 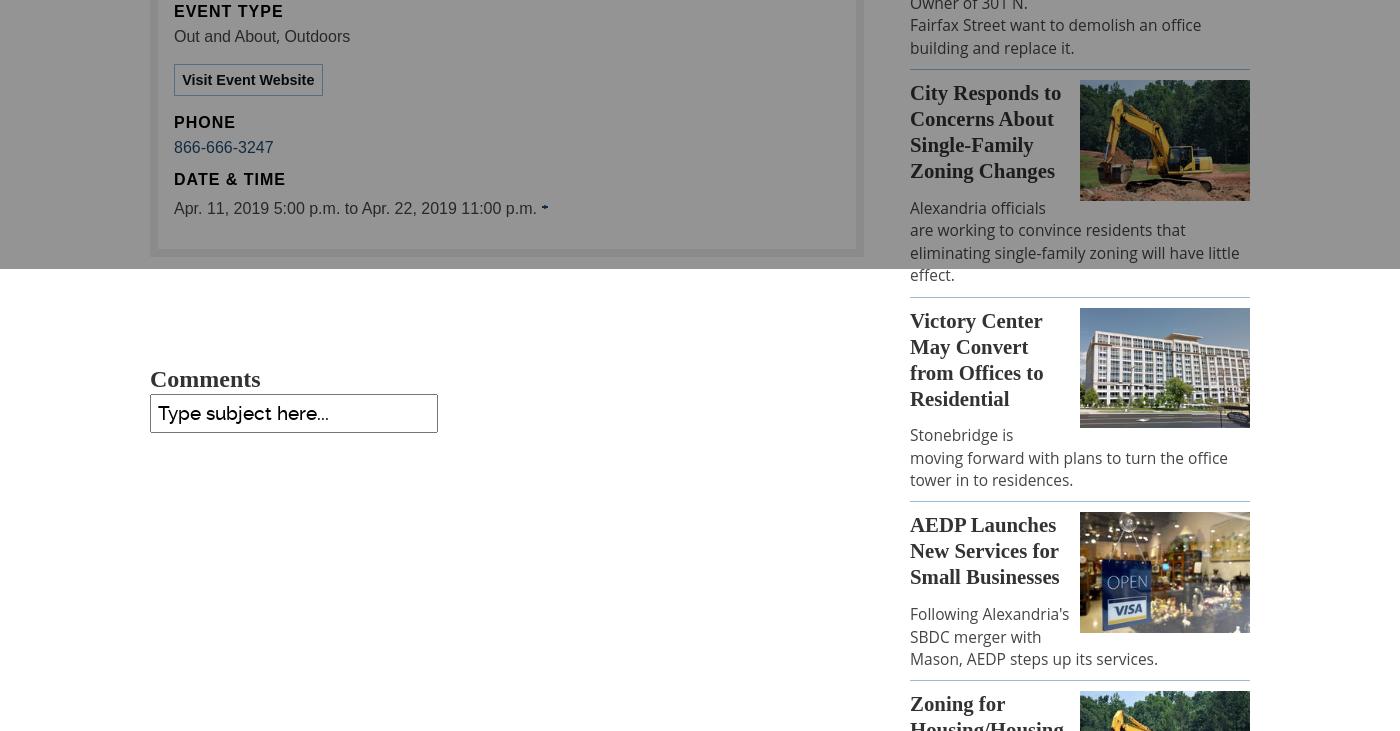 I want to click on '866-666-3247', so click(x=223, y=147).